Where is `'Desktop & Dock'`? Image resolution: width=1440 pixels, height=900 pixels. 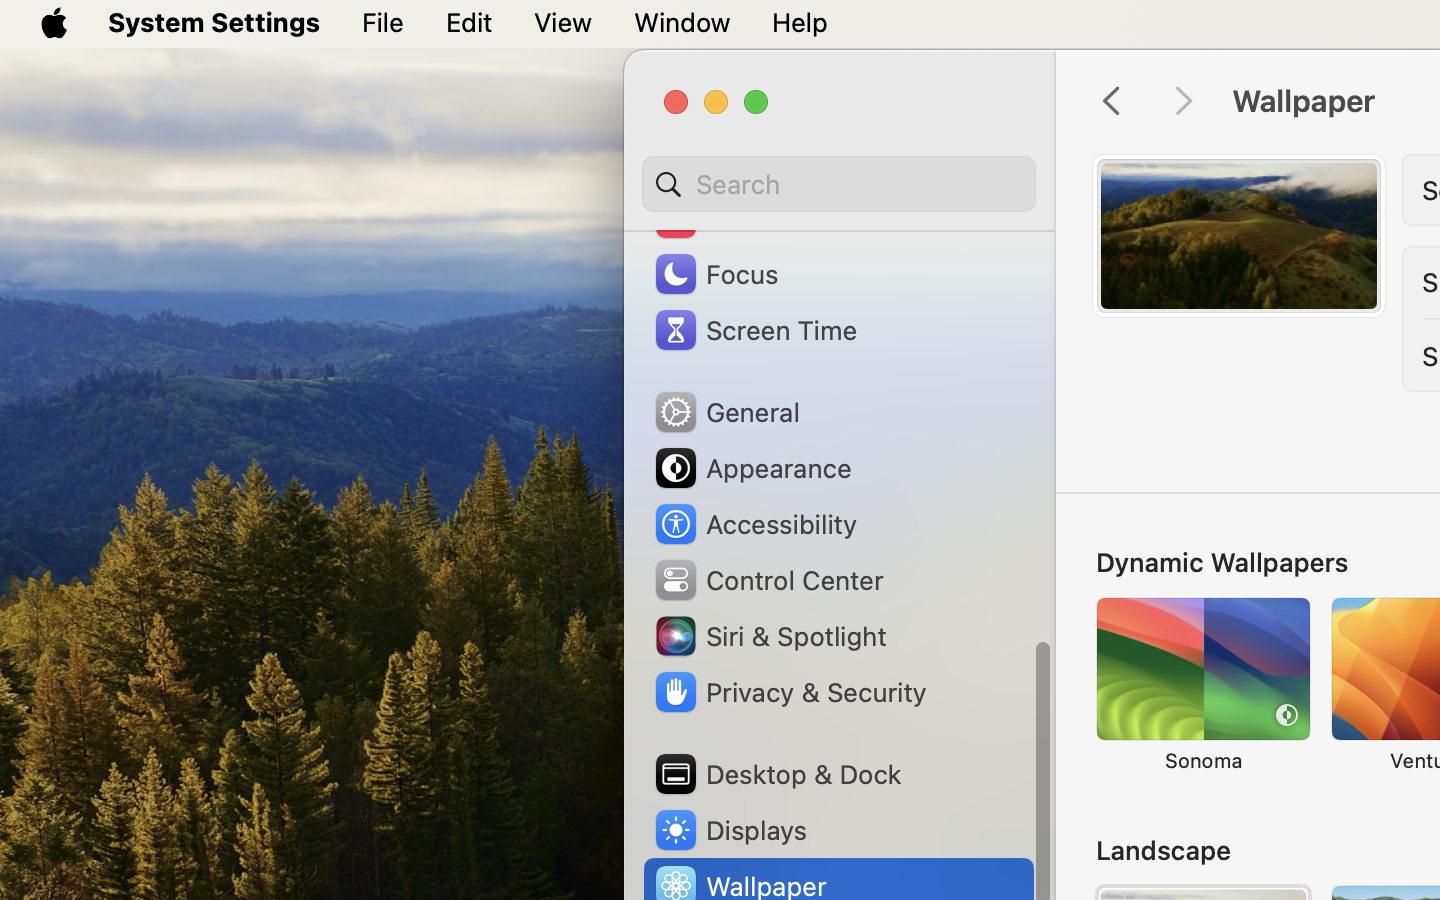 'Desktop & Dock' is located at coordinates (776, 773).